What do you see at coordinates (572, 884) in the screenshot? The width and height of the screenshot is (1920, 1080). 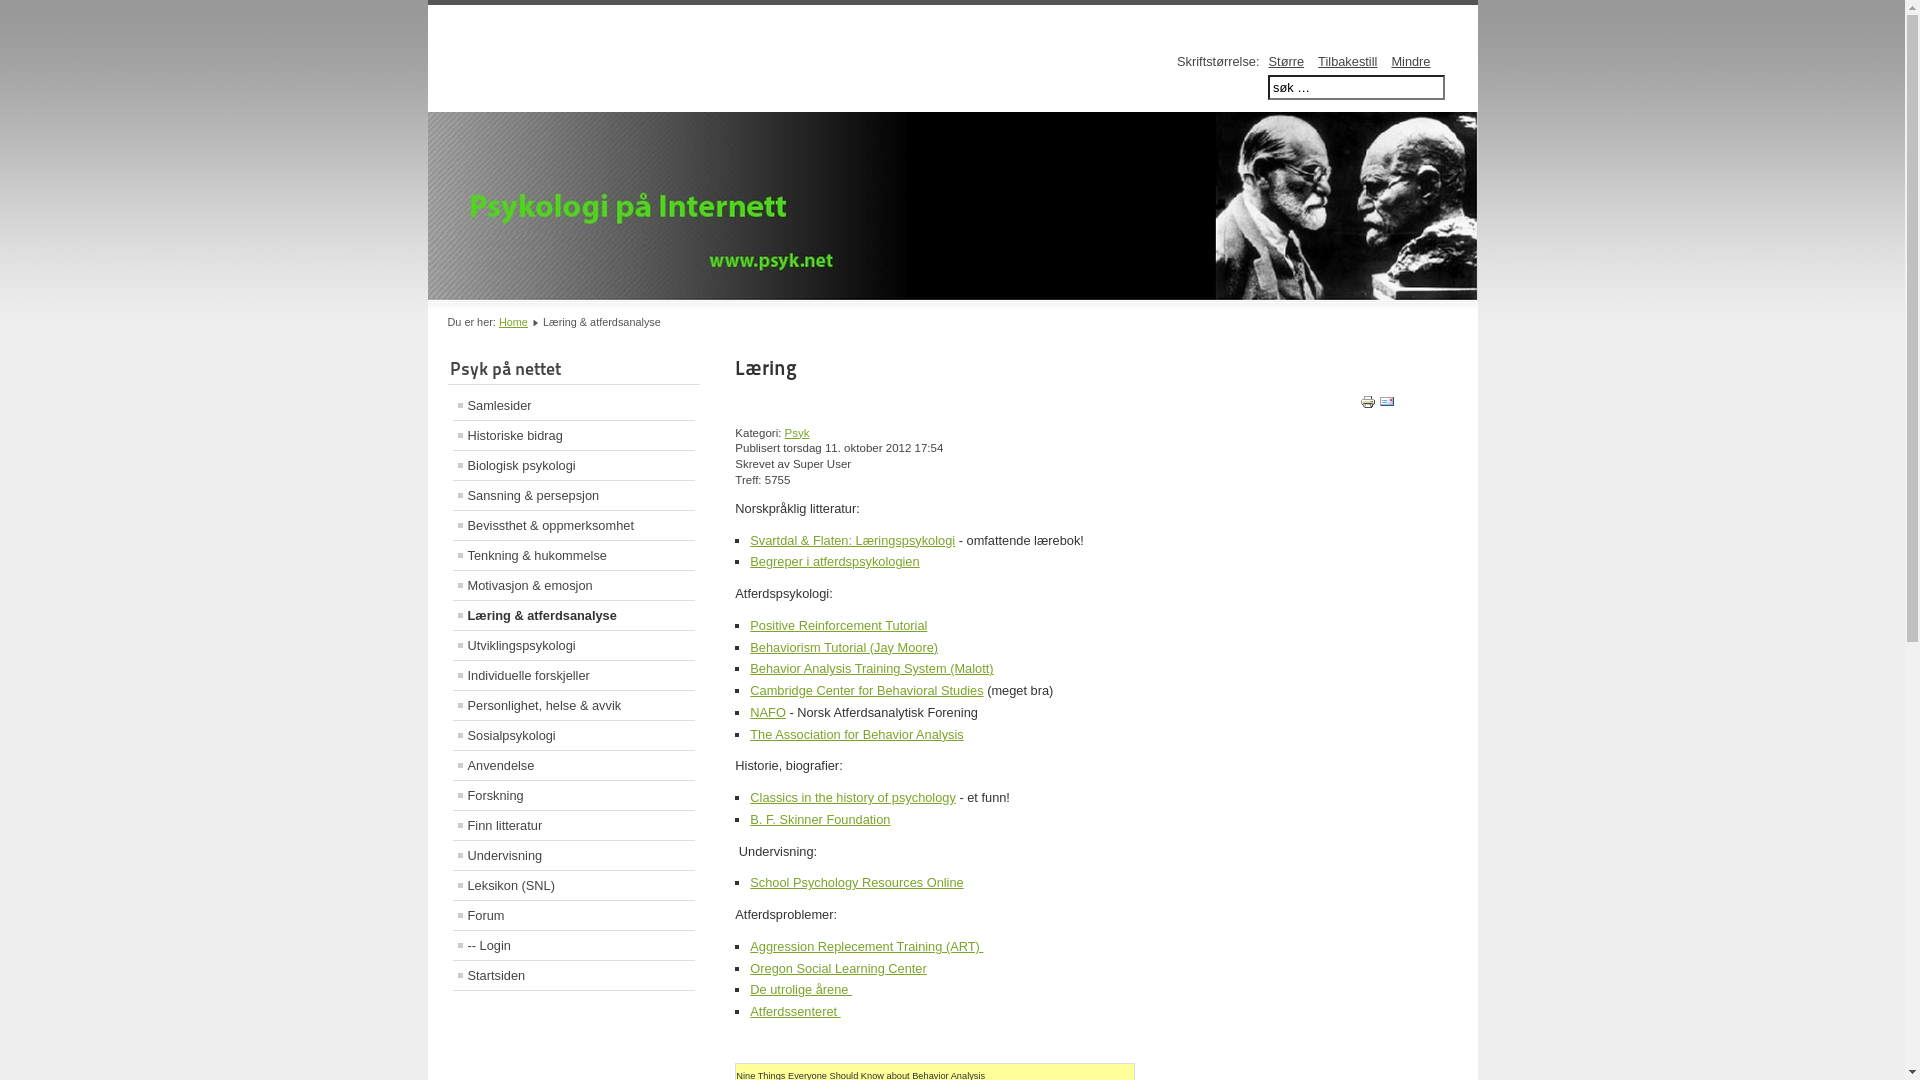 I see `'Leksikon (SNL)'` at bounding box center [572, 884].